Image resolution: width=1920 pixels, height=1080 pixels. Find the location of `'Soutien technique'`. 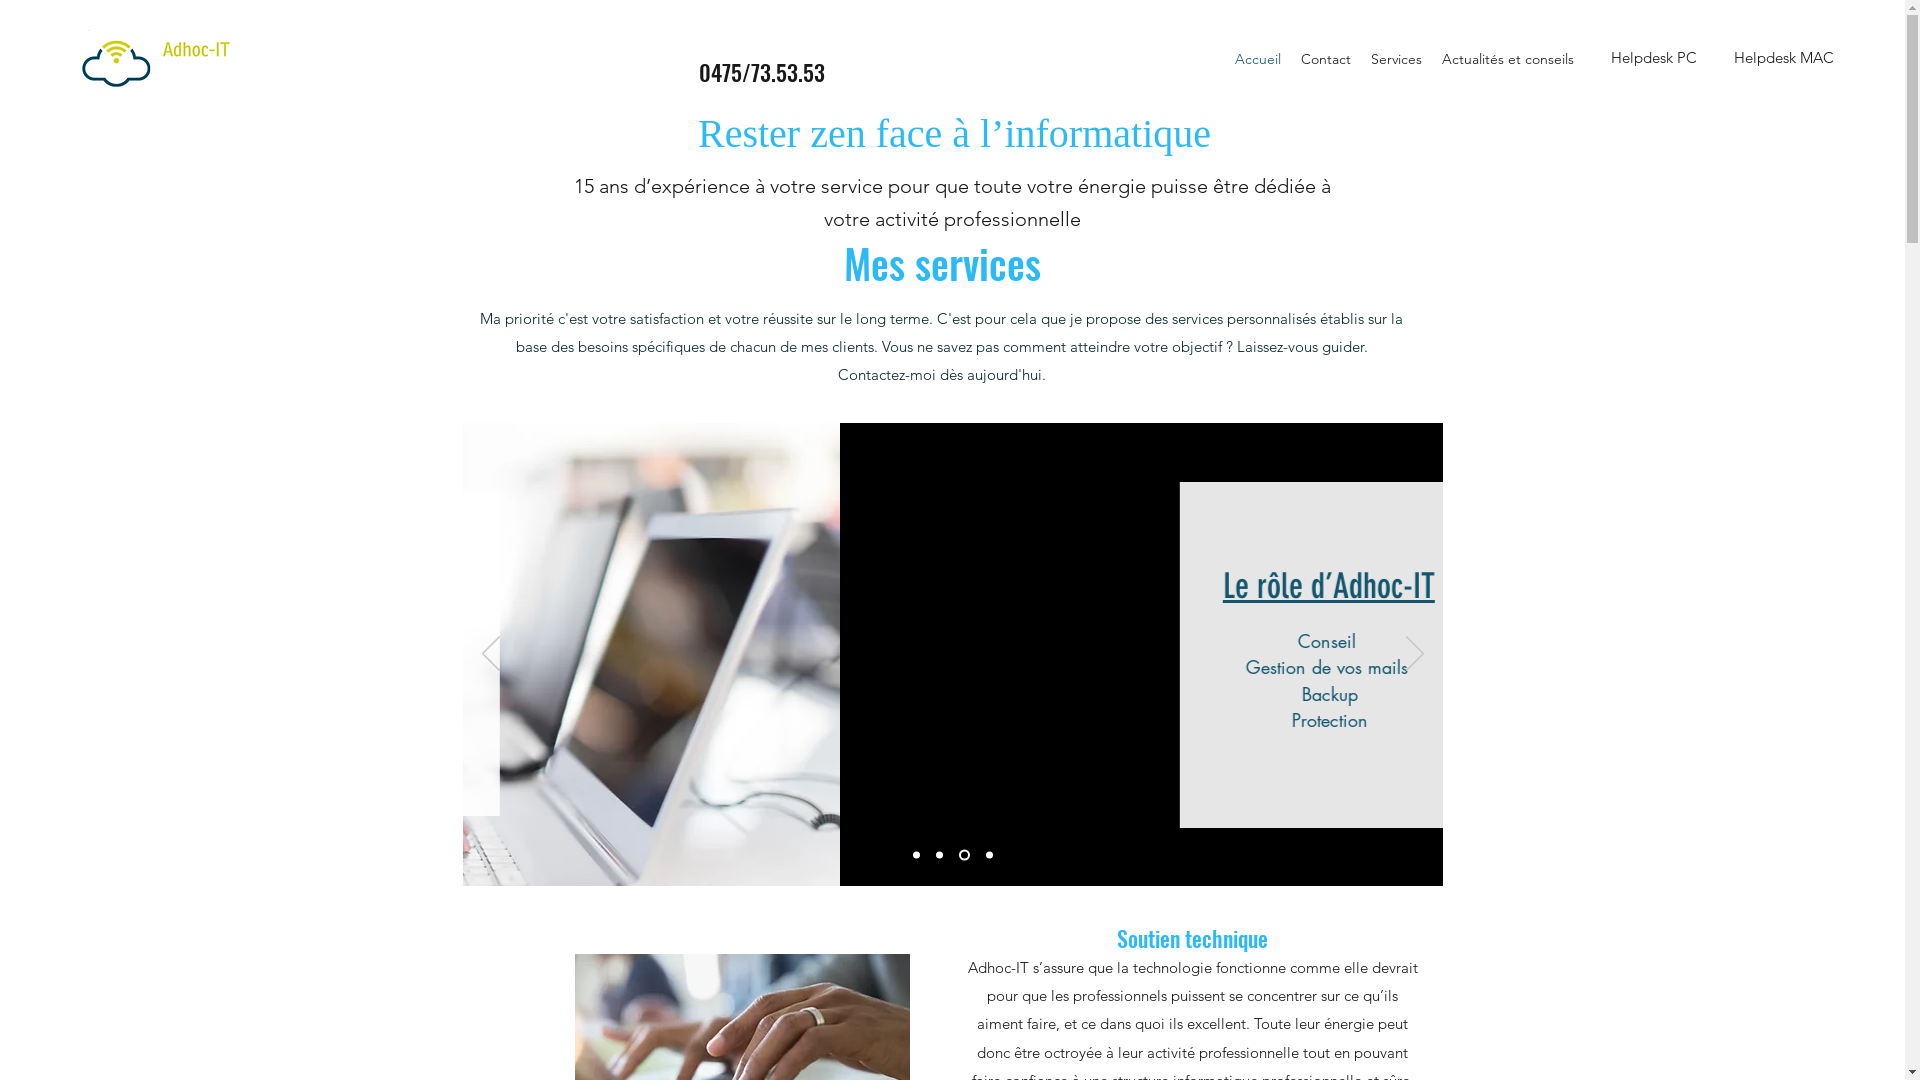

'Soutien technique' is located at coordinates (948, 559).